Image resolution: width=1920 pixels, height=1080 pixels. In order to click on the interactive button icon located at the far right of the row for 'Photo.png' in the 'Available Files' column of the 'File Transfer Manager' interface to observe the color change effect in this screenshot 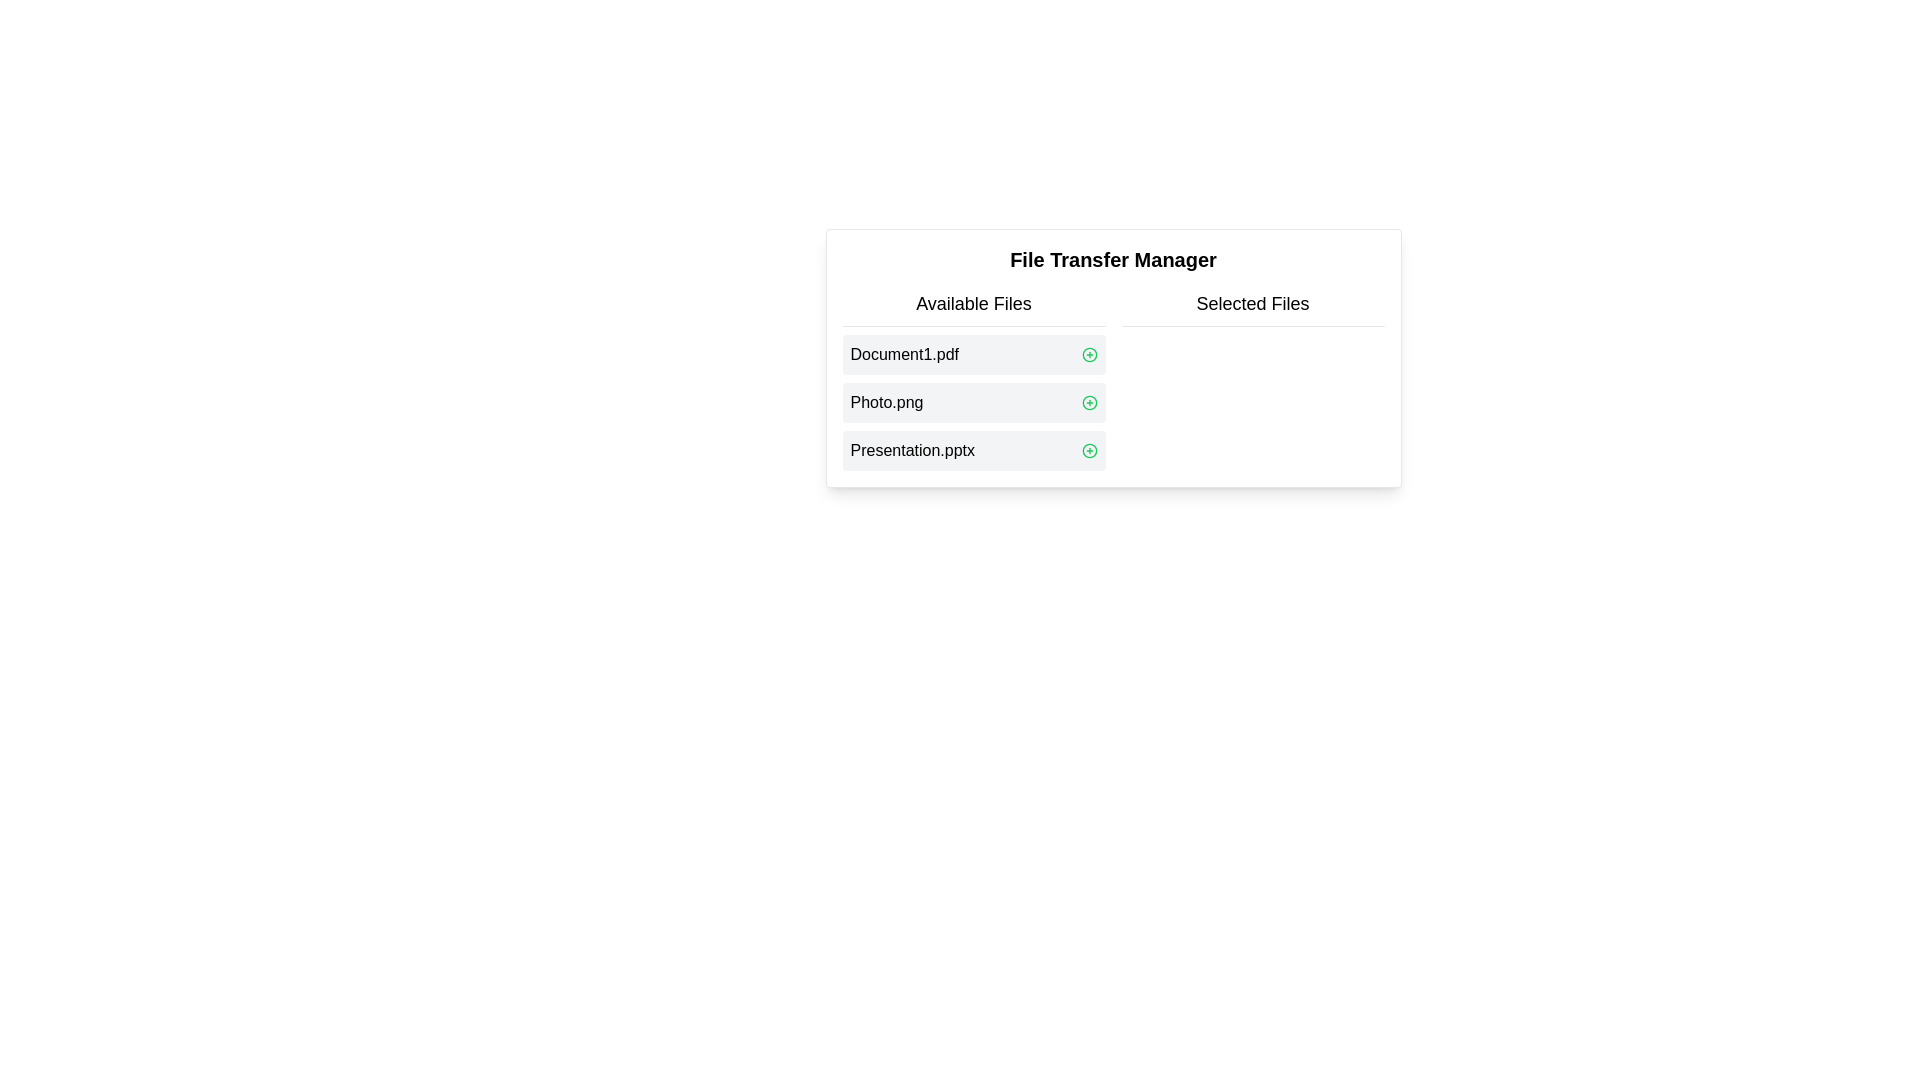, I will do `click(1088, 402)`.